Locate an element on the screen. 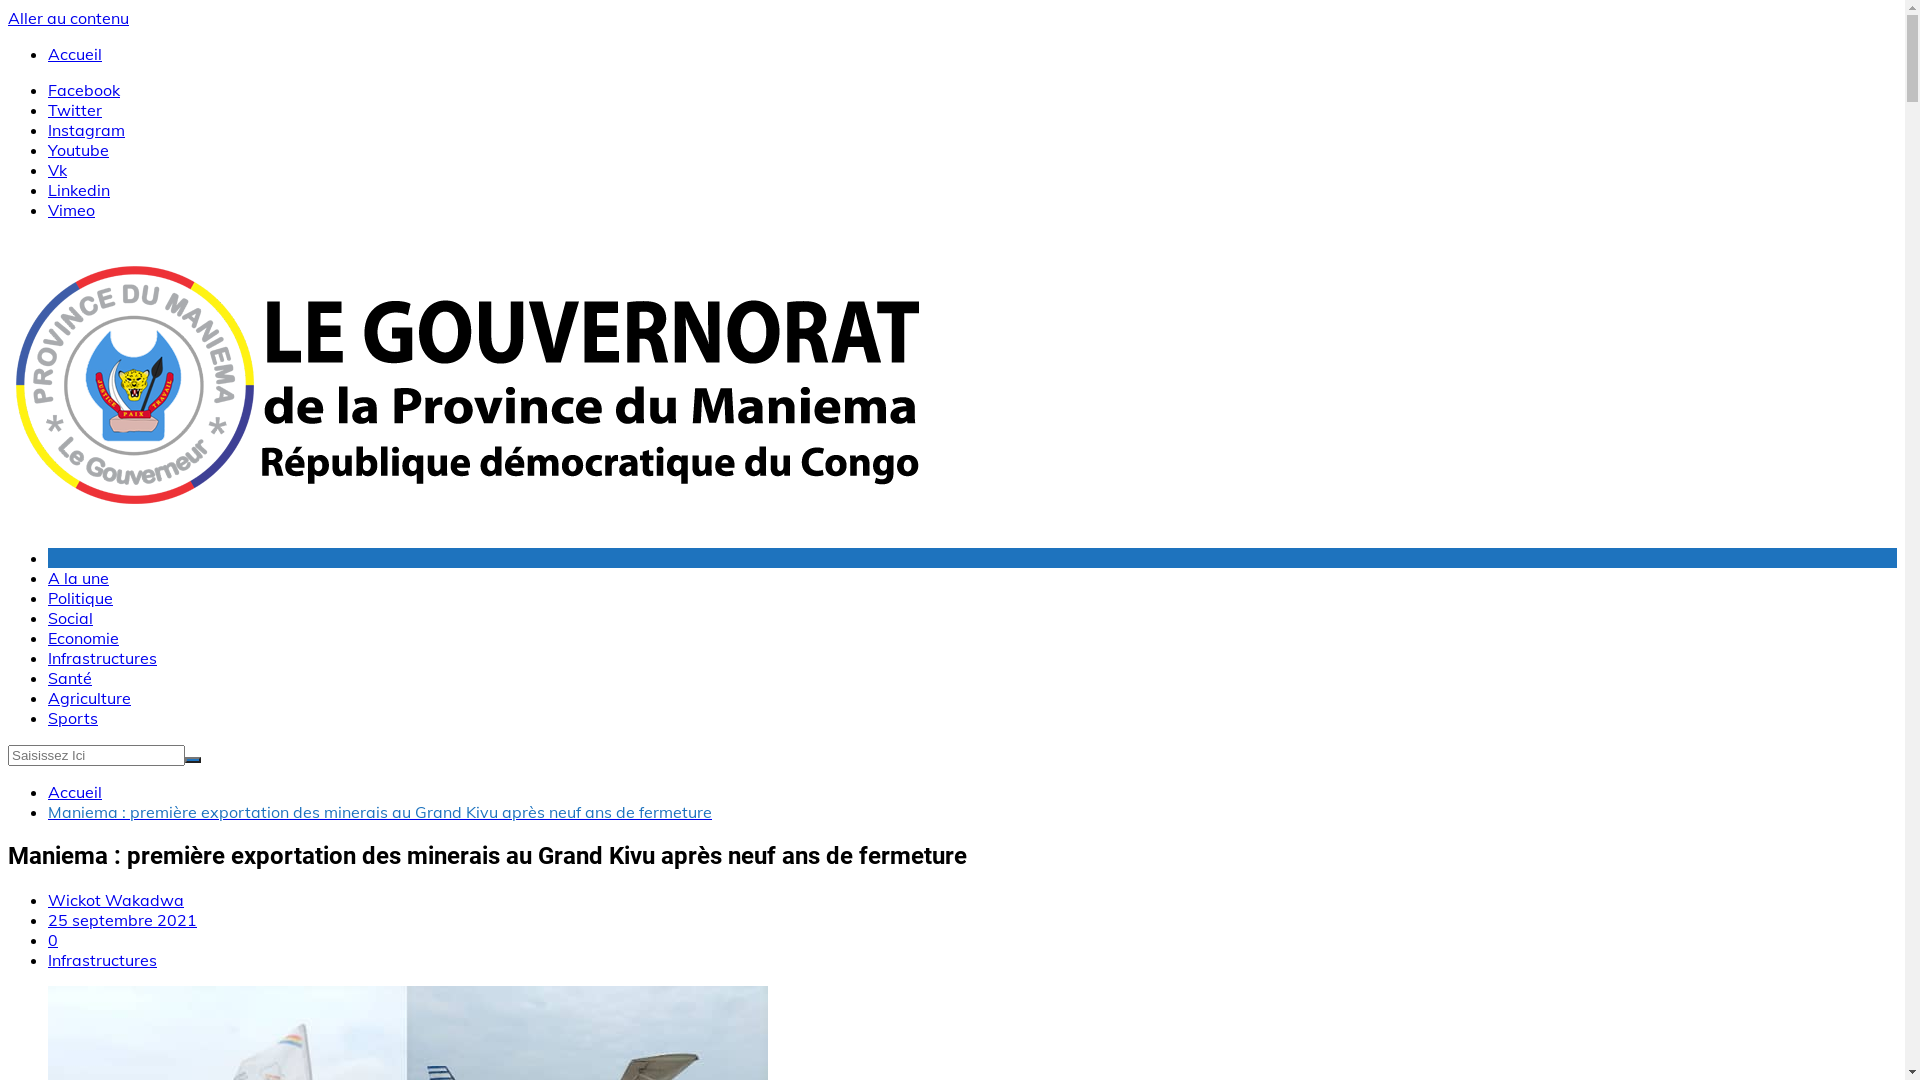 This screenshot has width=1920, height=1080. 'Accueil' is located at coordinates (75, 53).